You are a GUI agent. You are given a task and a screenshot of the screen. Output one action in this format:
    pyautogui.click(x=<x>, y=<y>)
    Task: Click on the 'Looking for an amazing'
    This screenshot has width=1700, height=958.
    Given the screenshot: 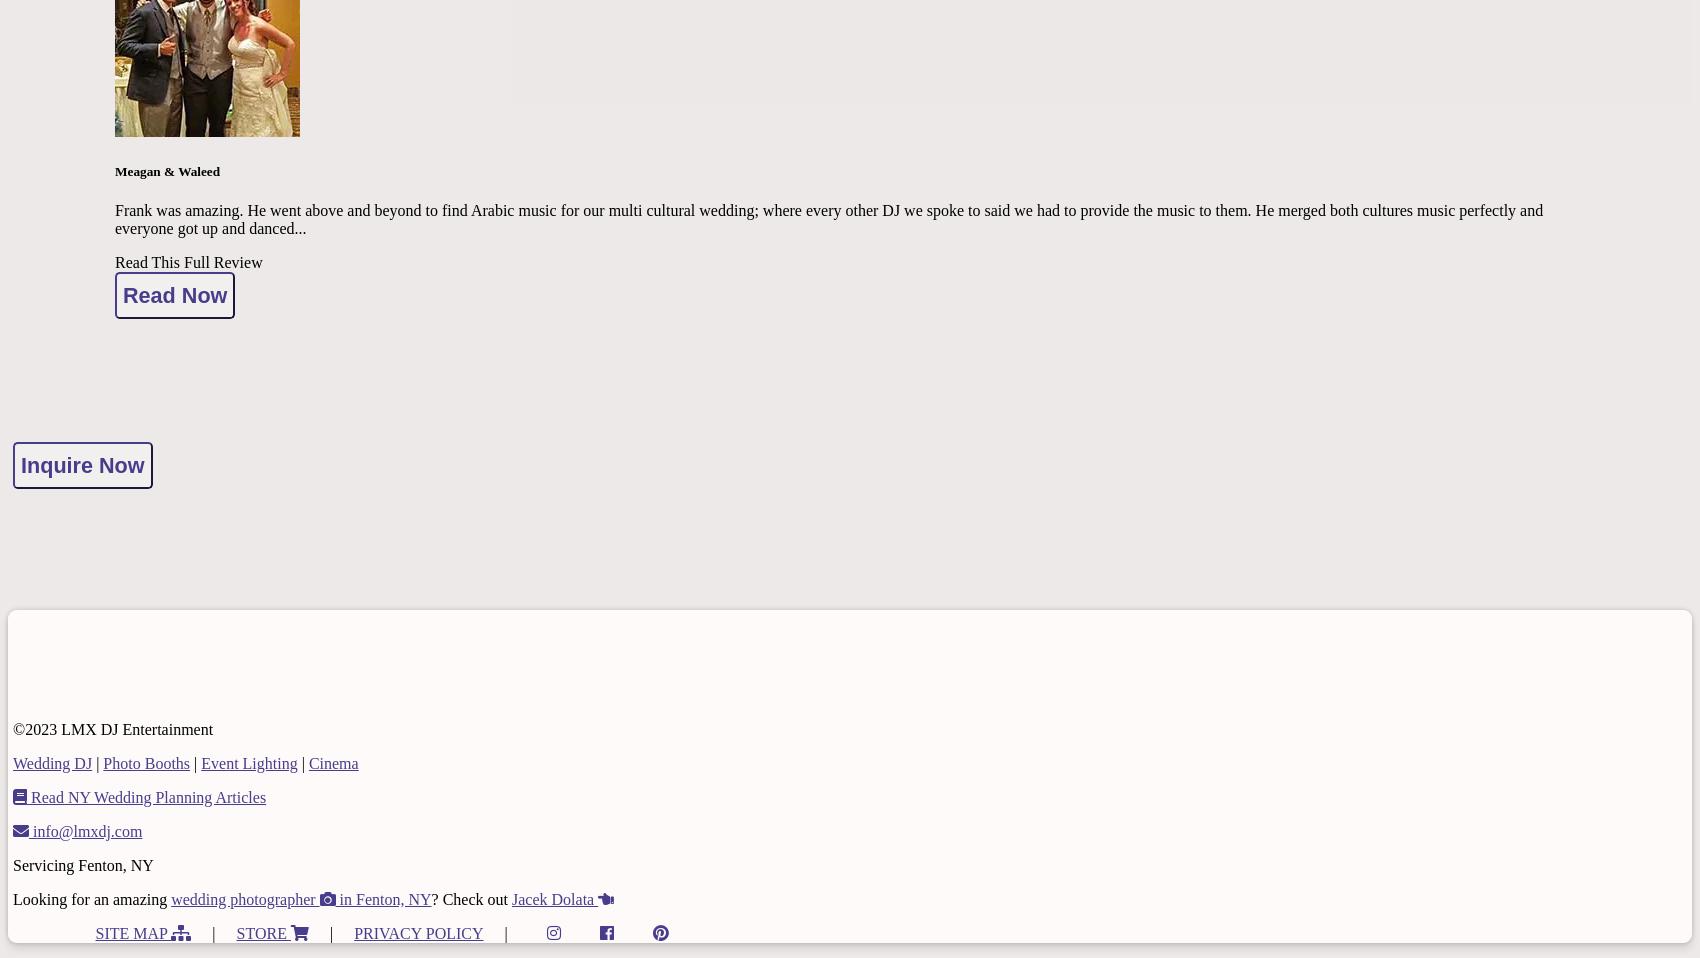 What is the action you would take?
    pyautogui.click(x=91, y=898)
    